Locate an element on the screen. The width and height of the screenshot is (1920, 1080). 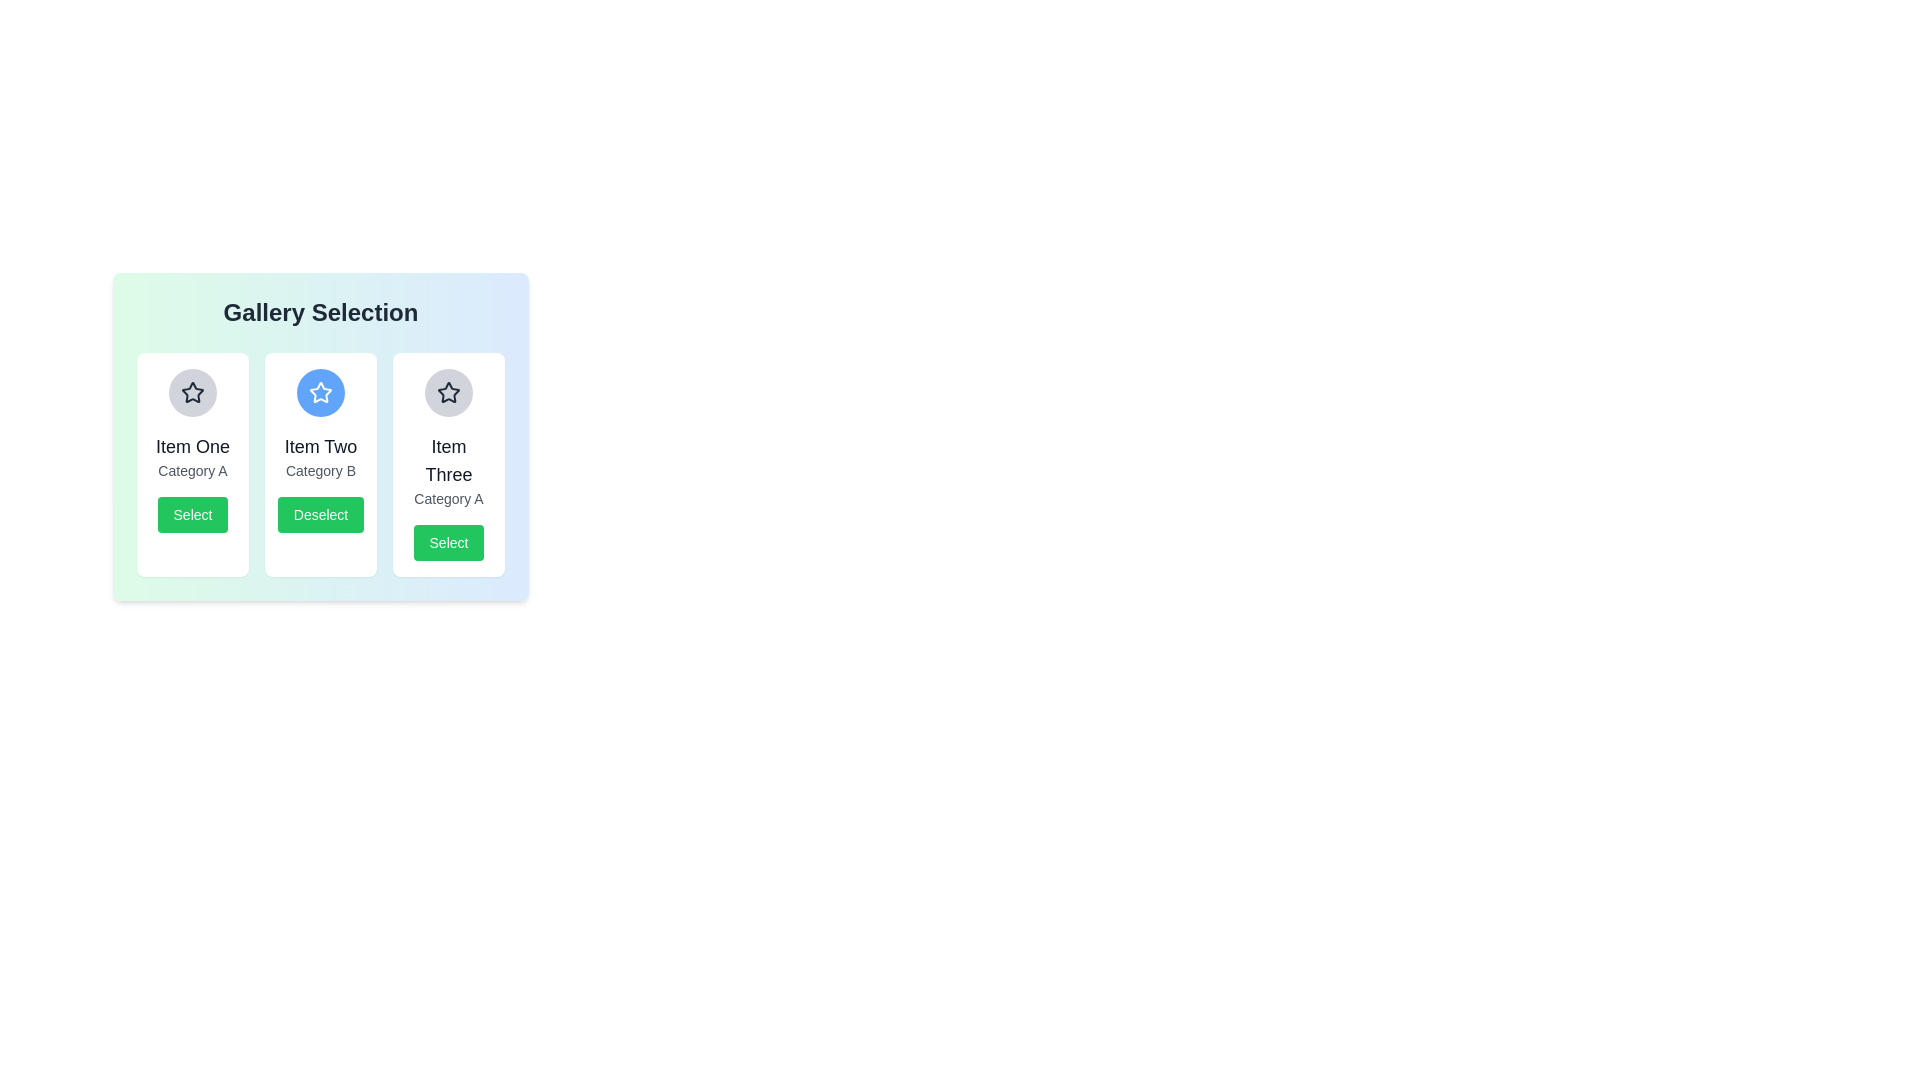
the button corresponding to Item Three to toggle its selection state is located at coordinates (447, 543).